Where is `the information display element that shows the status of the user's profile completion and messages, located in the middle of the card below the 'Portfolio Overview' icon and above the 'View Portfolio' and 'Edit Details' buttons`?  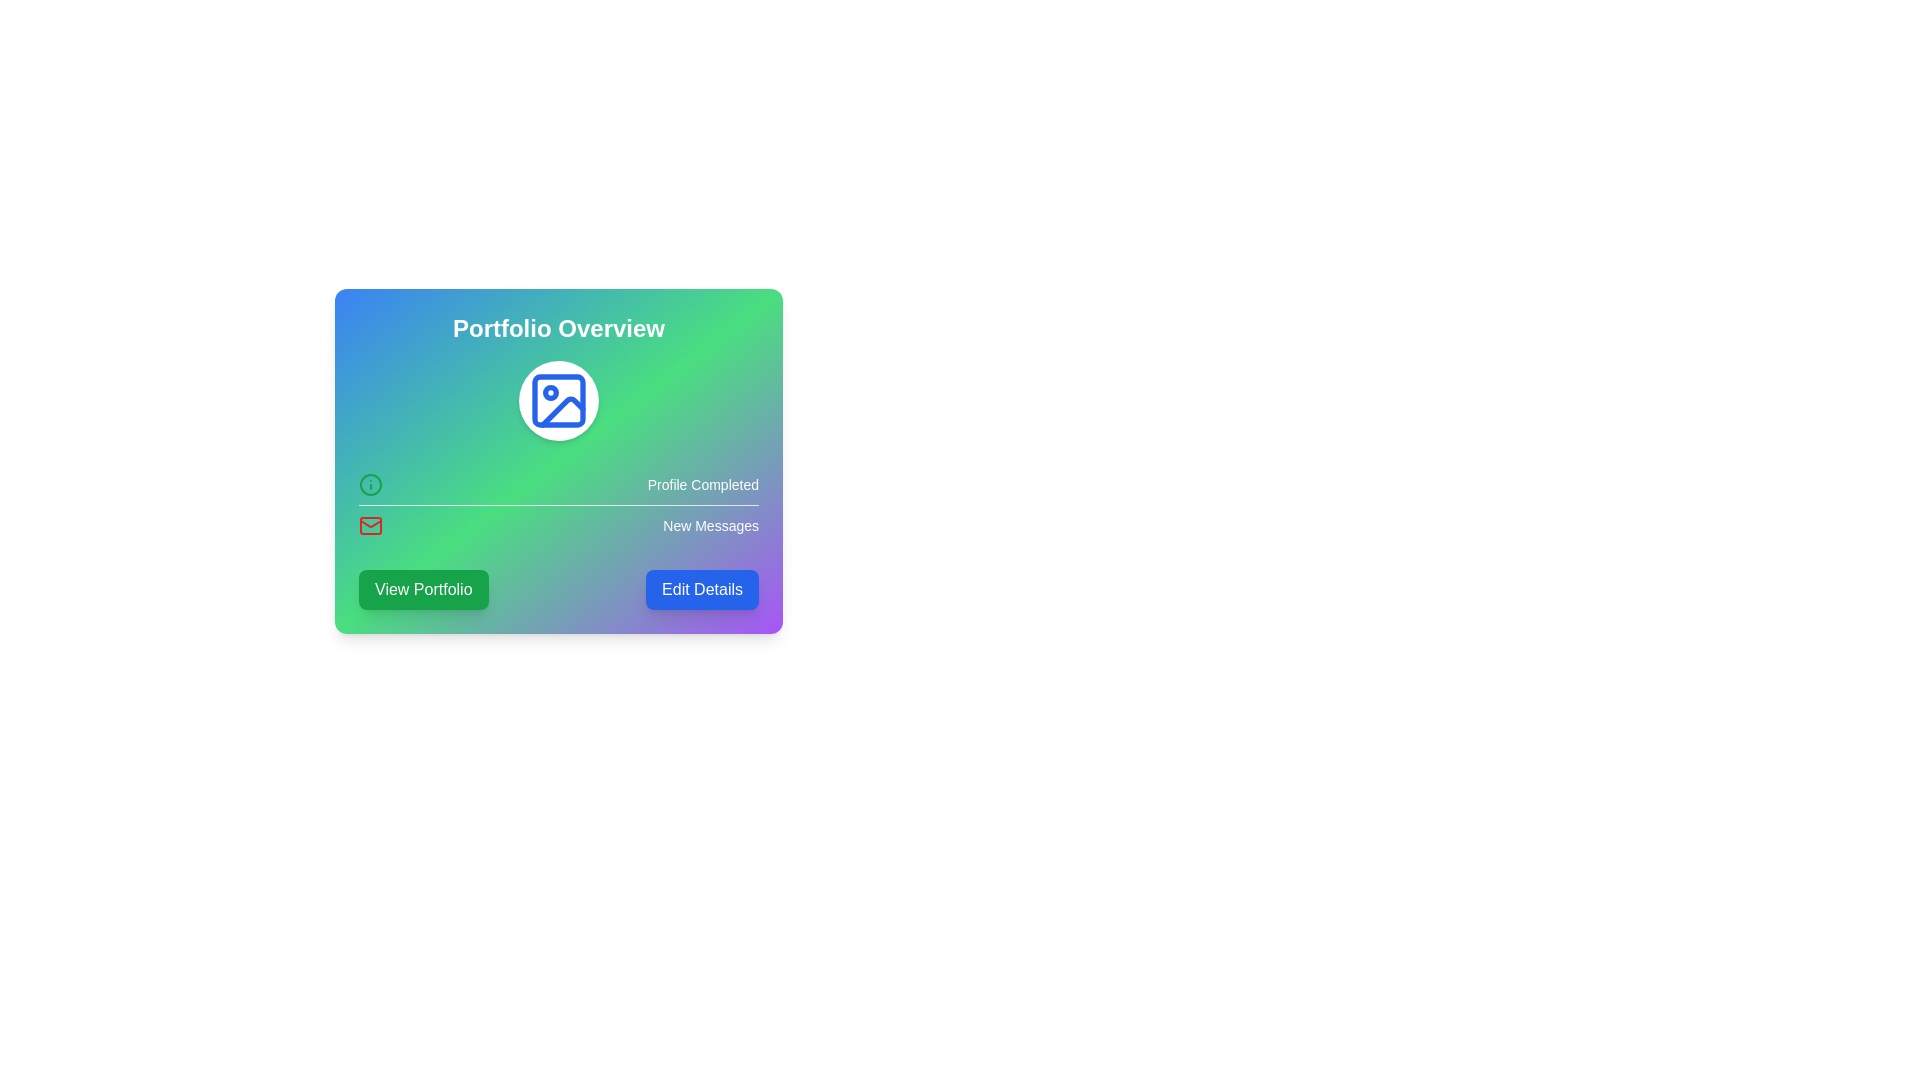 the information display element that shows the status of the user's profile completion and messages, located in the middle of the card below the 'Portfolio Overview' icon and above the 'View Portfolio' and 'Edit Details' buttons is located at coordinates (558, 504).